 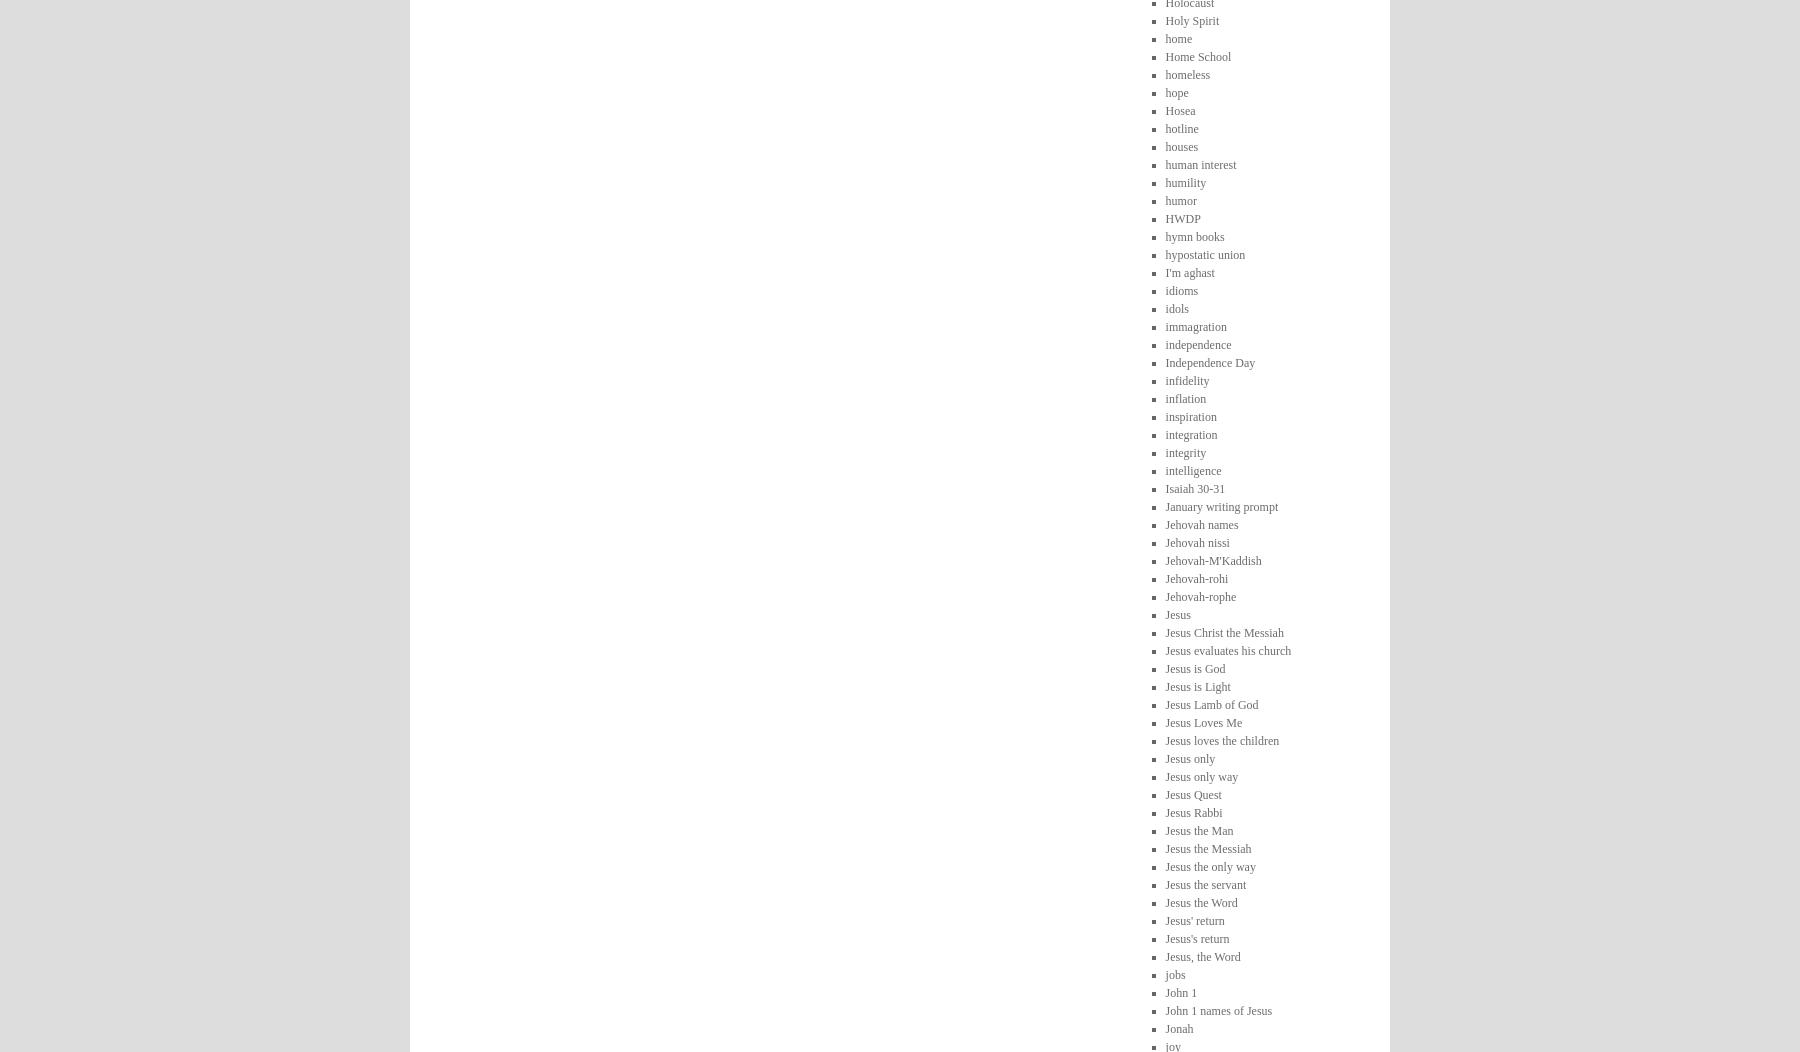 What do you see at coordinates (1200, 774) in the screenshot?
I see `'Jesus only way'` at bounding box center [1200, 774].